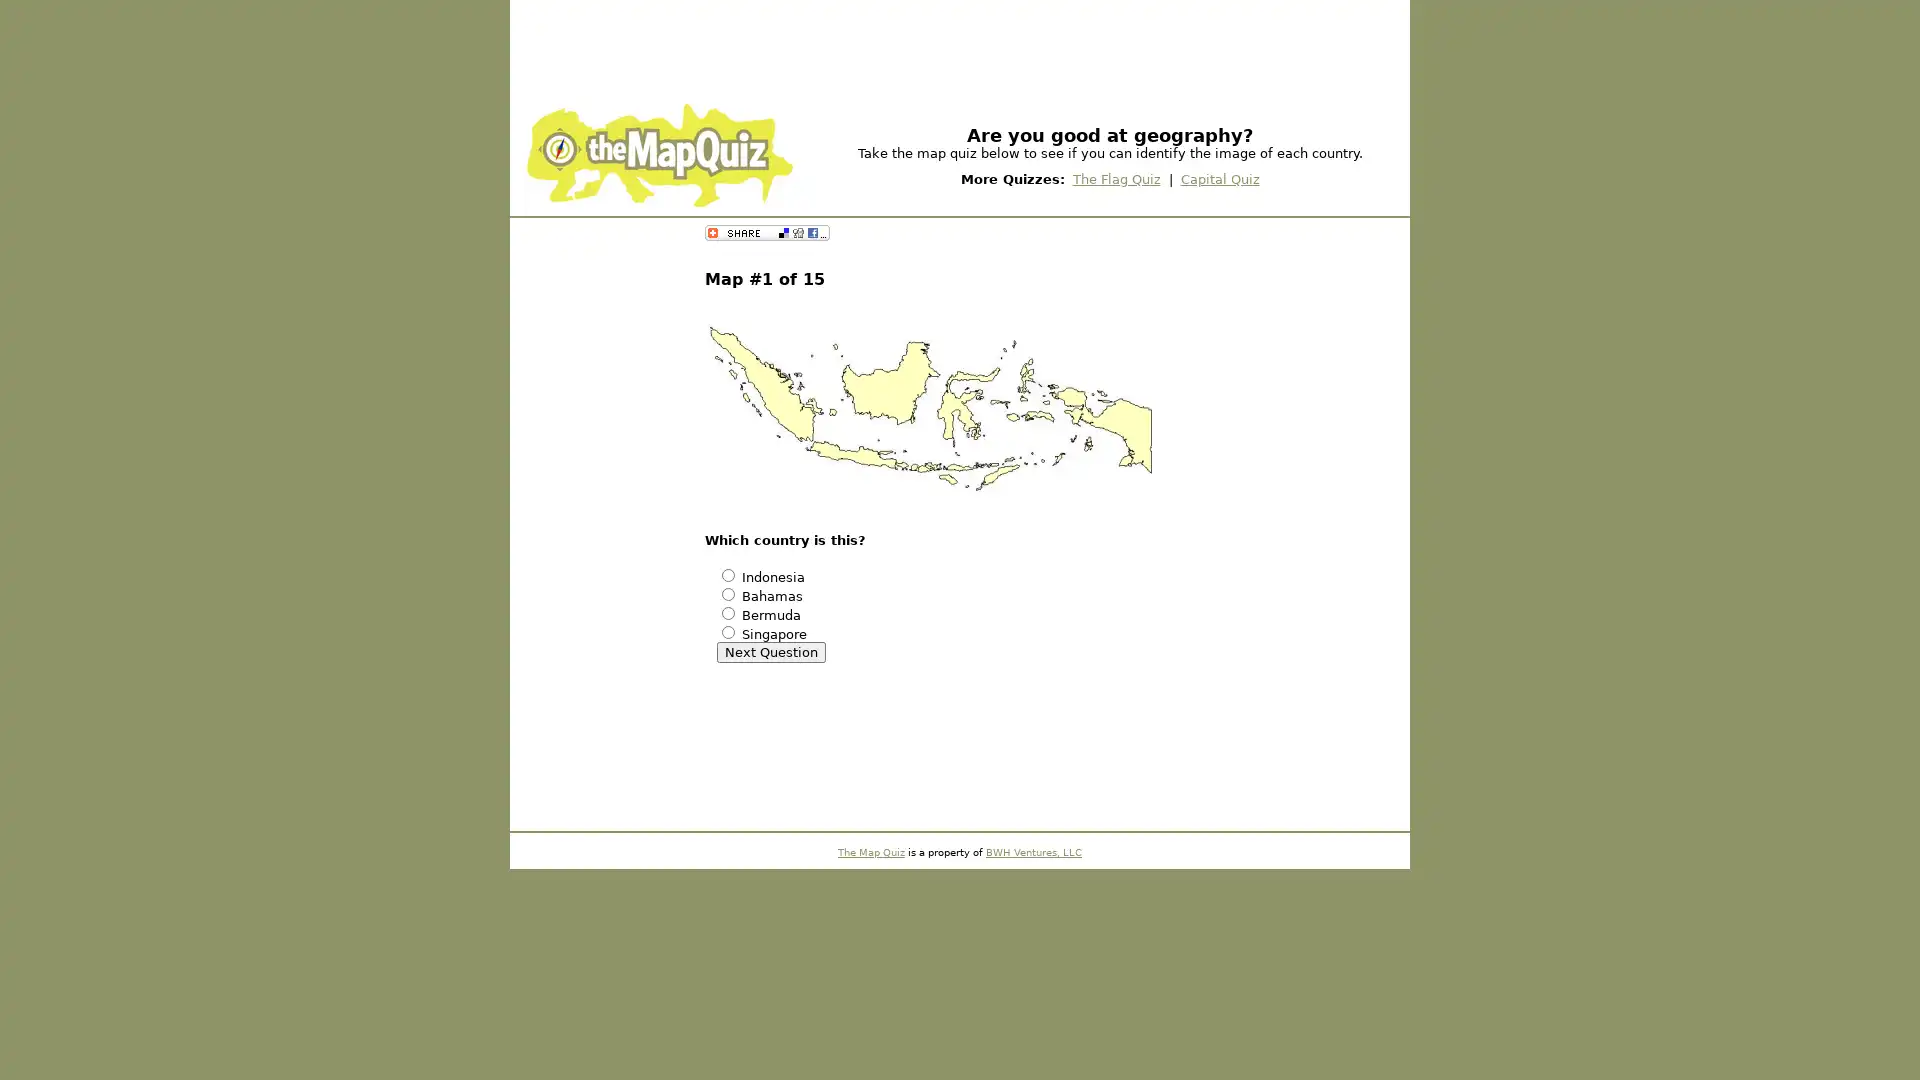  What do you see at coordinates (770, 652) in the screenshot?
I see `Next Question` at bounding box center [770, 652].